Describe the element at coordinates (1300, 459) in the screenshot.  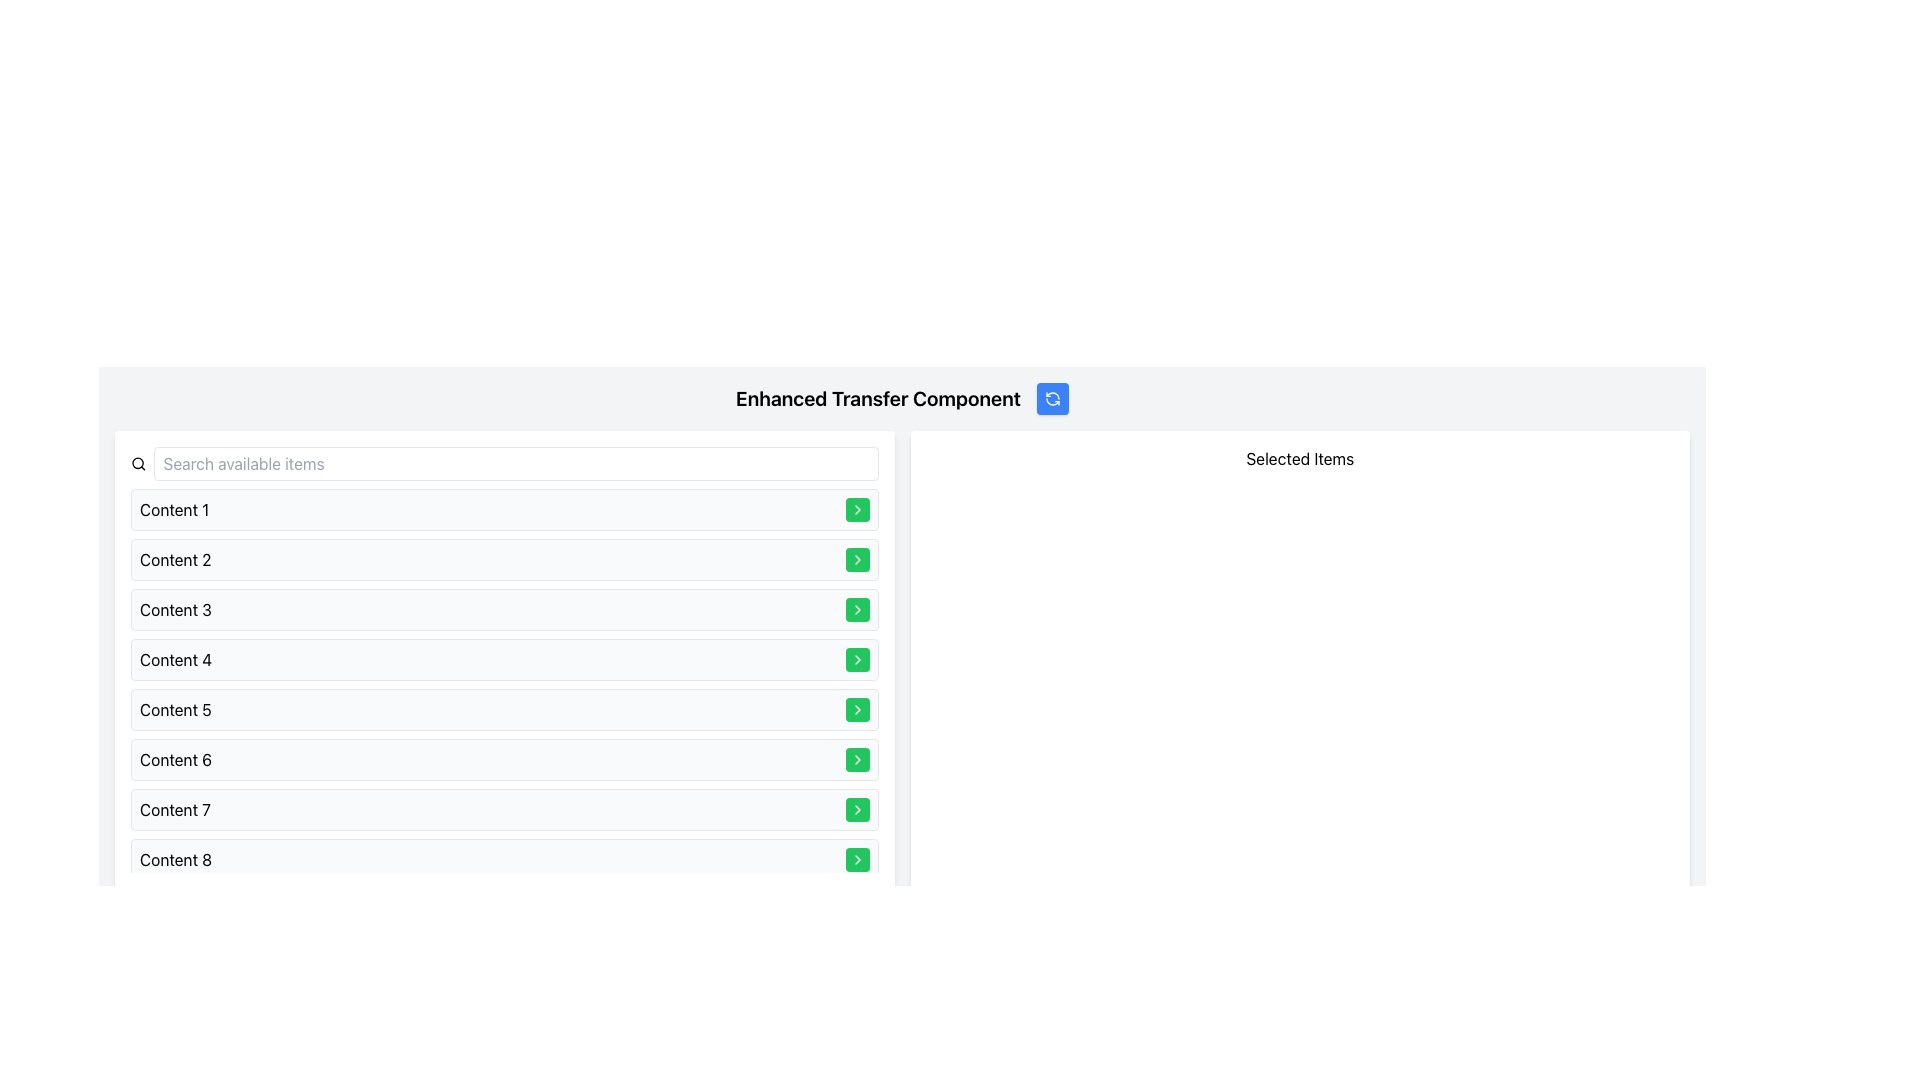
I see `the 'Selected Items' text element, which is styled as a header and located below the main title 'Enhanced Transfer Component' in the right-hand section of the interface` at that location.